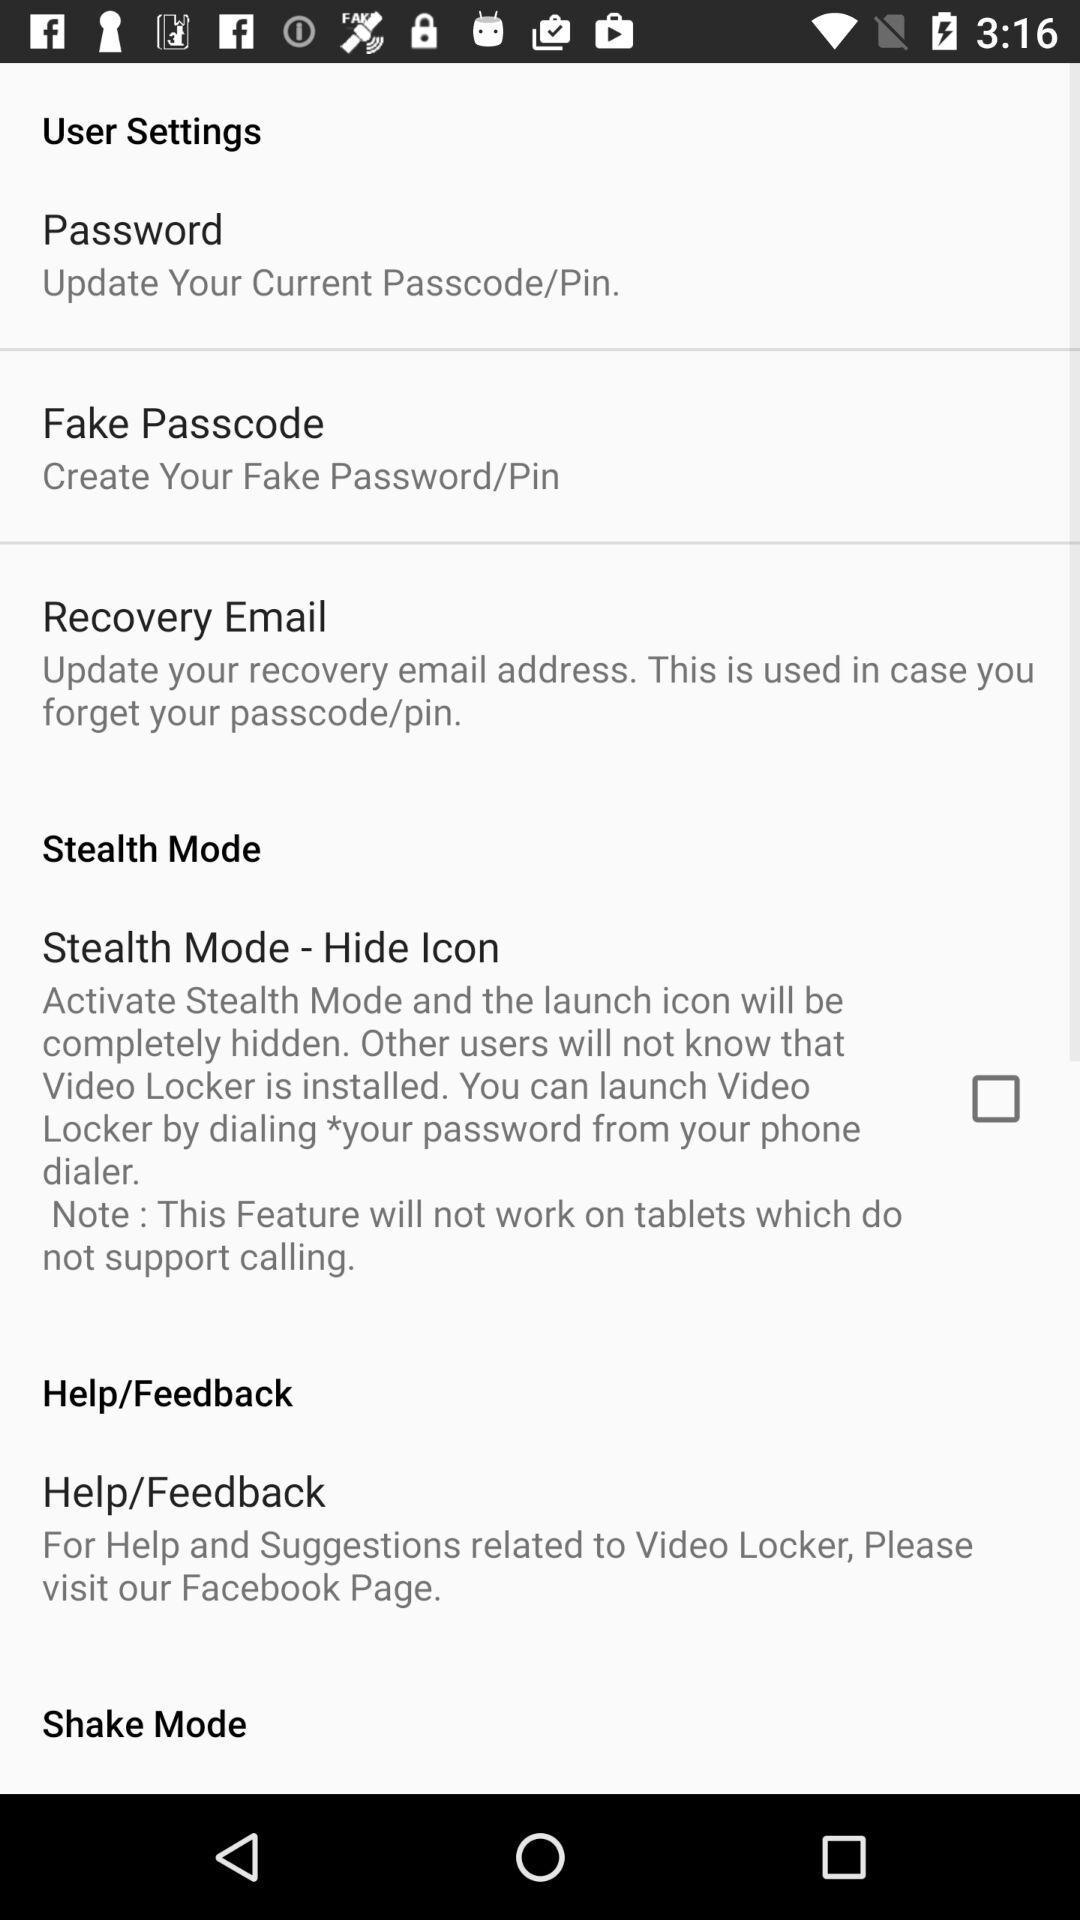 Image resolution: width=1080 pixels, height=1920 pixels. Describe the element at coordinates (995, 1097) in the screenshot. I see `the icon on the right` at that location.